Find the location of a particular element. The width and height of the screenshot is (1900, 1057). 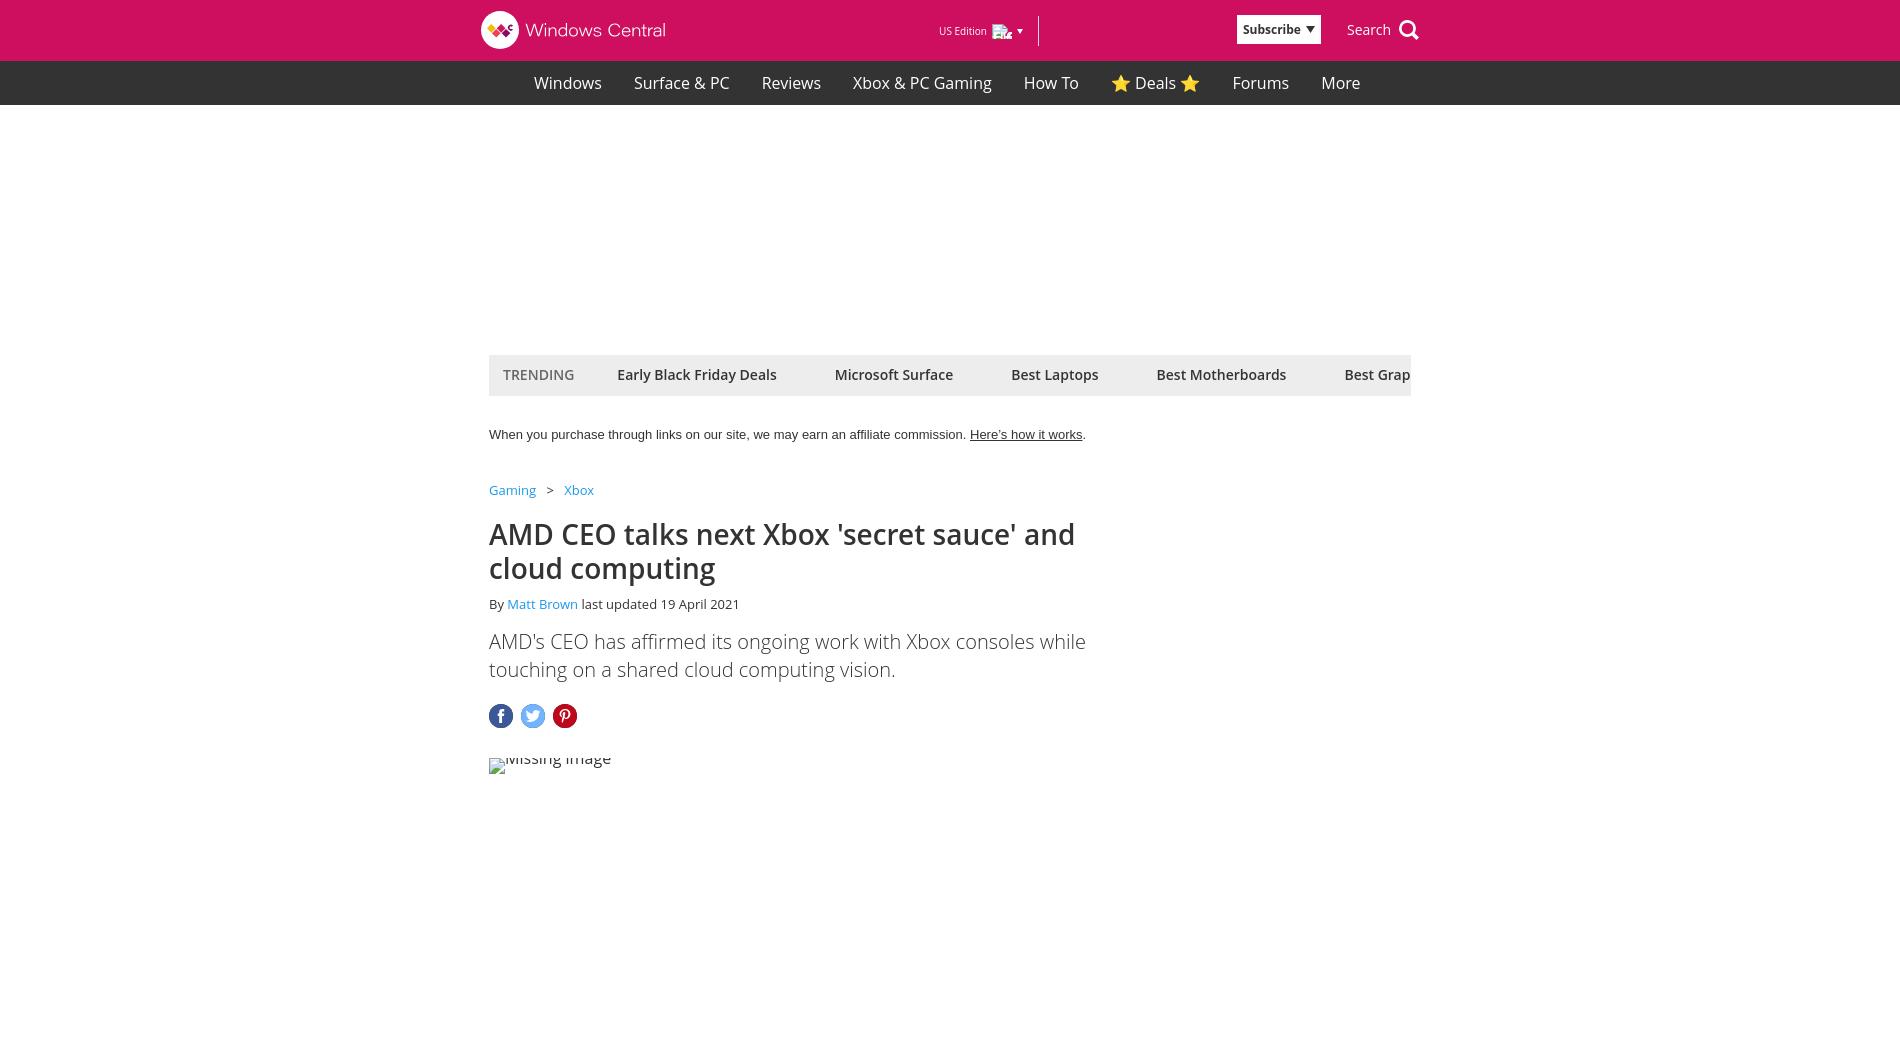

'By' is located at coordinates (497, 602).